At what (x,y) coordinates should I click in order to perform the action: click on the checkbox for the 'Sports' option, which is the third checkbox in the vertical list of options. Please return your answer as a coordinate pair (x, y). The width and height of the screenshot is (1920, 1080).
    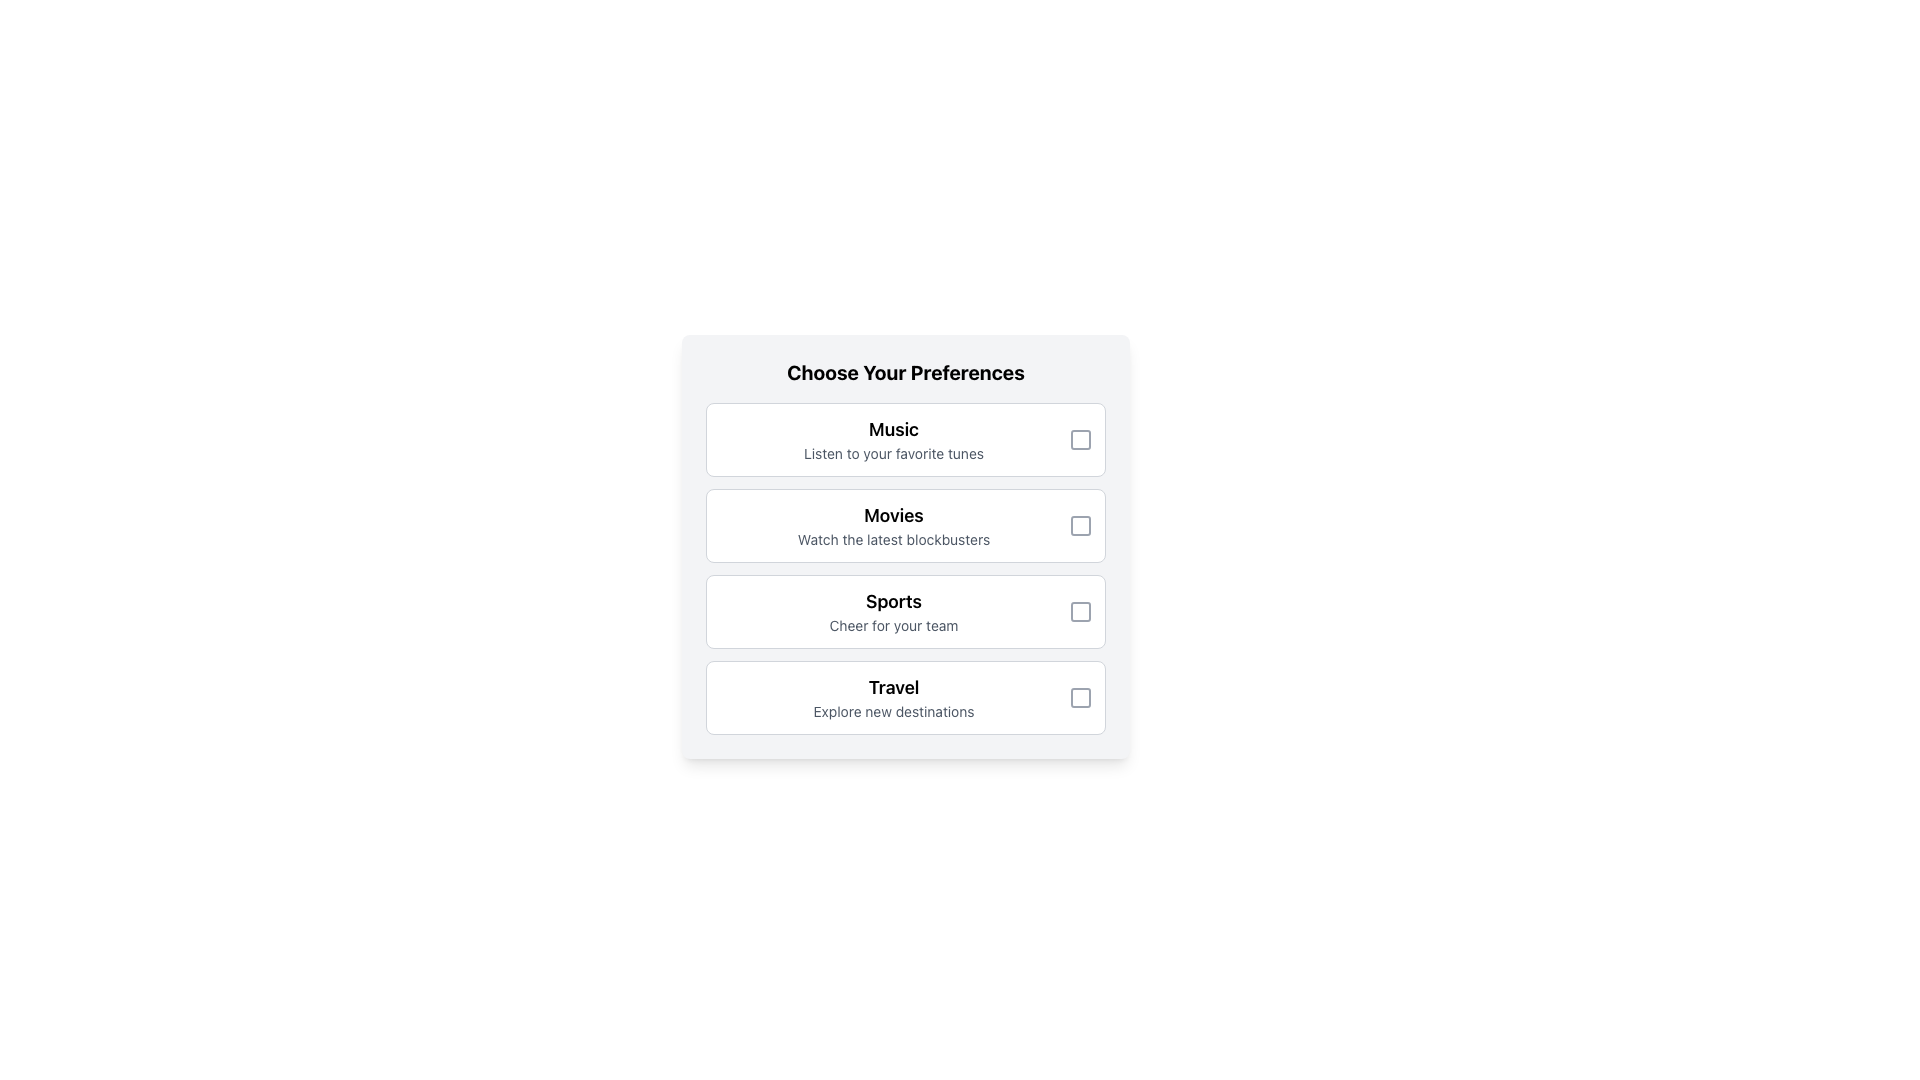
    Looking at the image, I should click on (1079, 611).